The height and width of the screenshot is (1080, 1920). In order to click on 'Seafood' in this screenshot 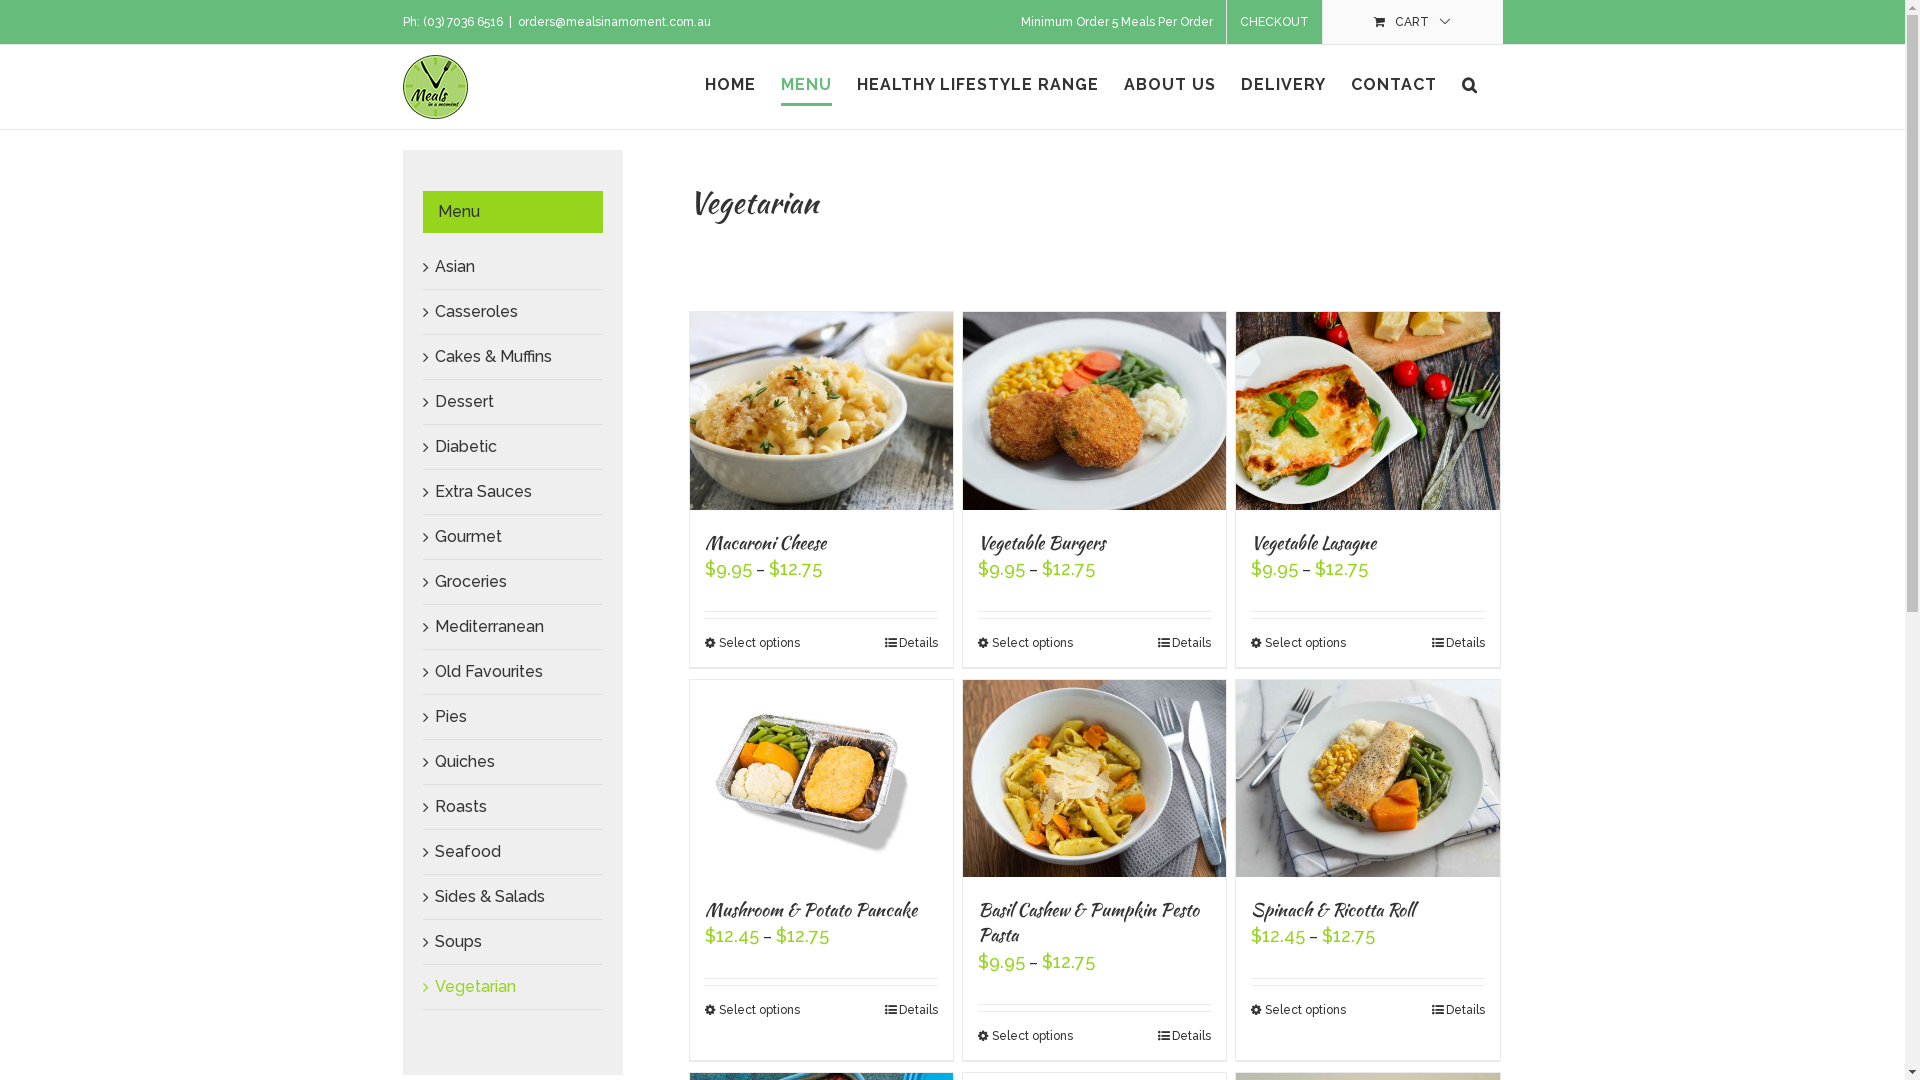, I will do `click(465, 851)`.